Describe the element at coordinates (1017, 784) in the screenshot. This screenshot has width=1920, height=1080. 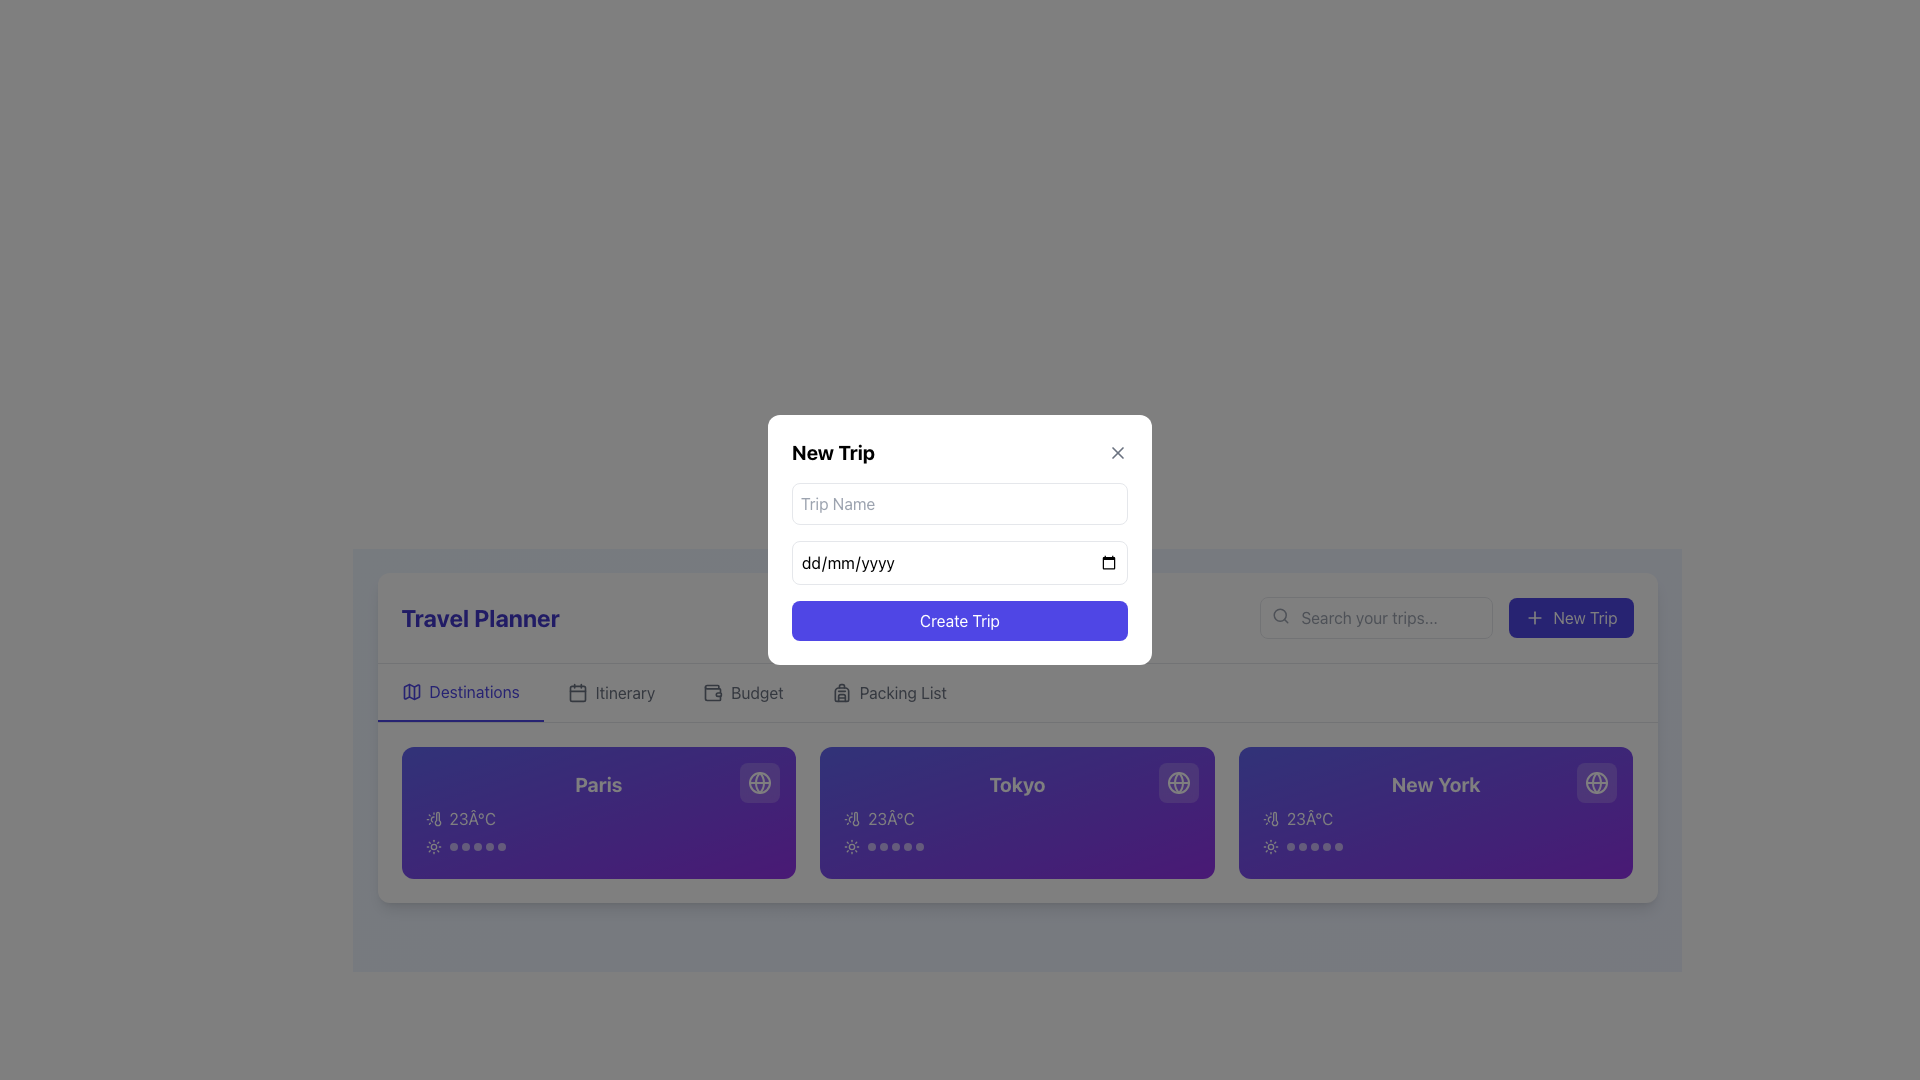
I see `the text label displaying 'Tokyo', which serves as the identifier for the card it is part of, located at the center of a rectangular card in a gradient purple style` at that location.